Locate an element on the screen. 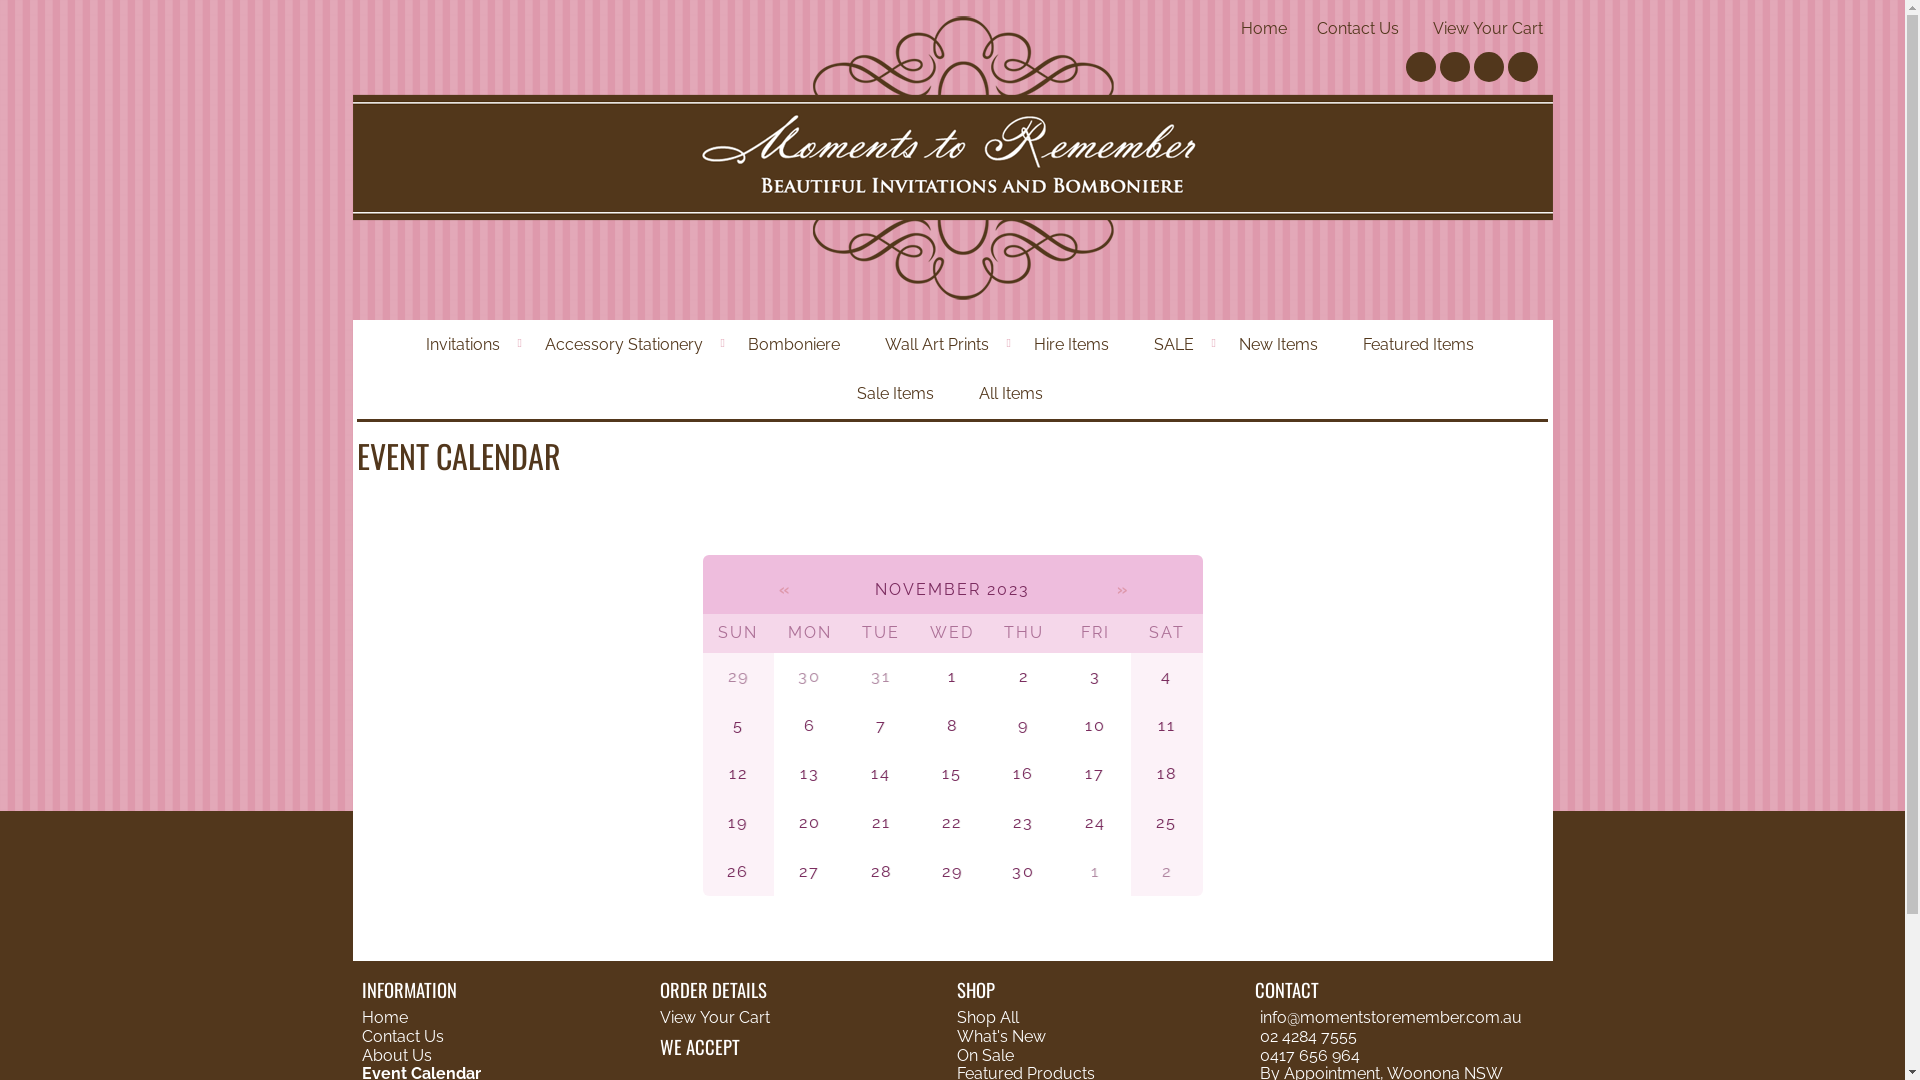  'Shop All' is located at coordinates (988, 1017).